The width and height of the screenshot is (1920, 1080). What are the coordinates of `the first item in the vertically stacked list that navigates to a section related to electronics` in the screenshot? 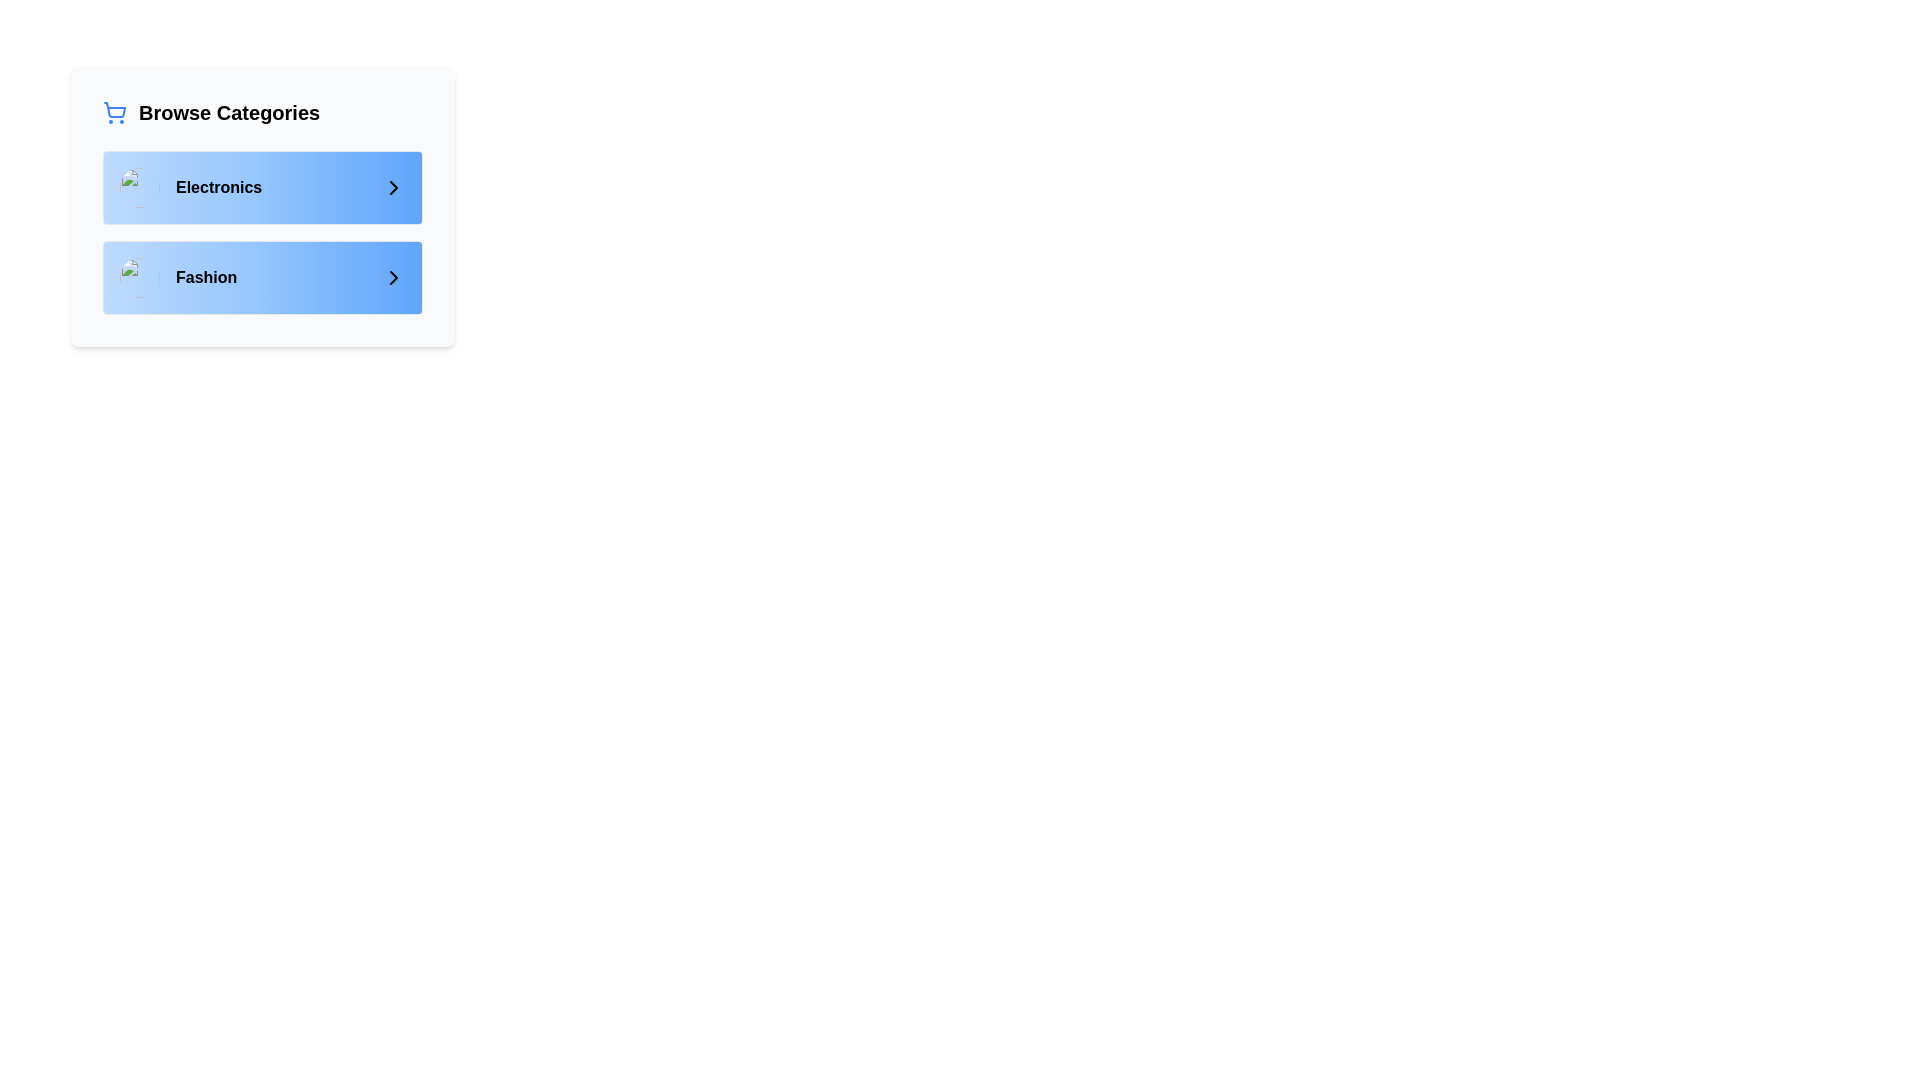 It's located at (191, 188).